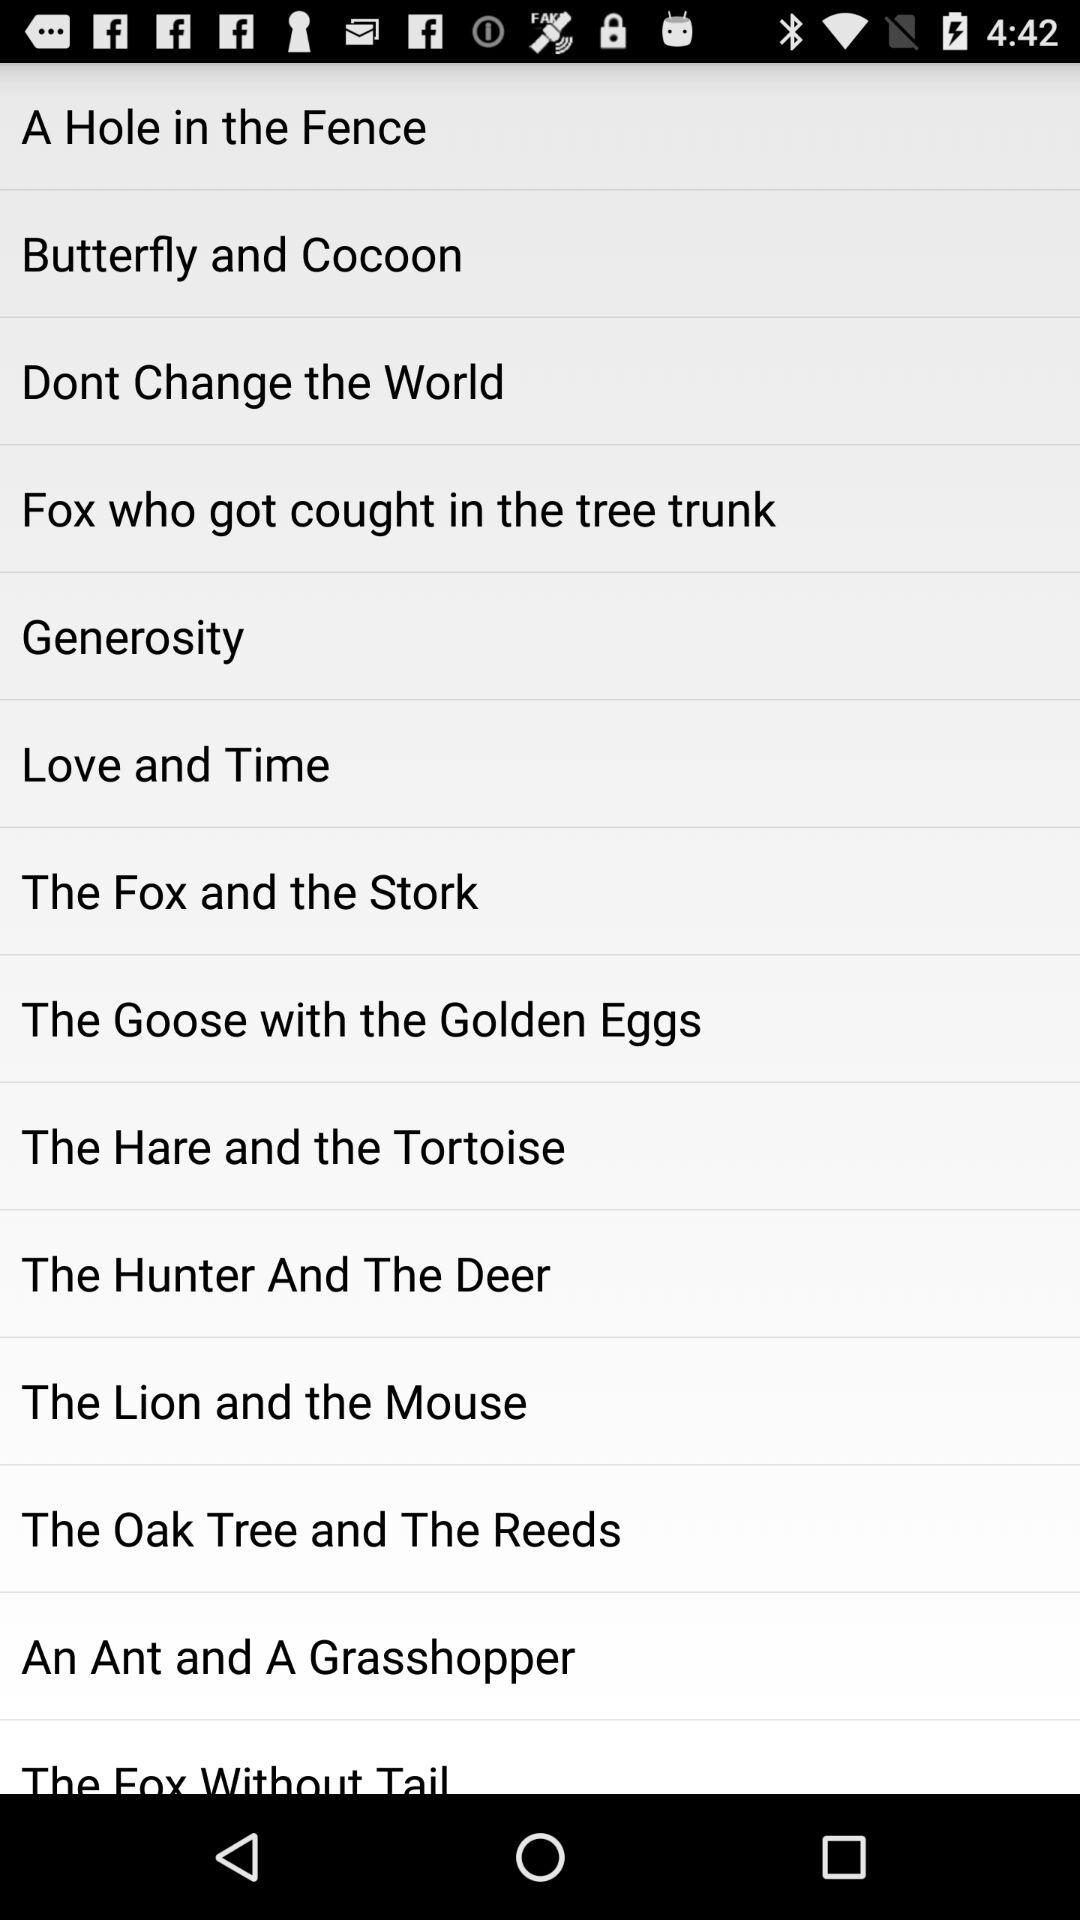 The height and width of the screenshot is (1920, 1080). What do you see at coordinates (540, 762) in the screenshot?
I see `app below the generosity app` at bounding box center [540, 762].